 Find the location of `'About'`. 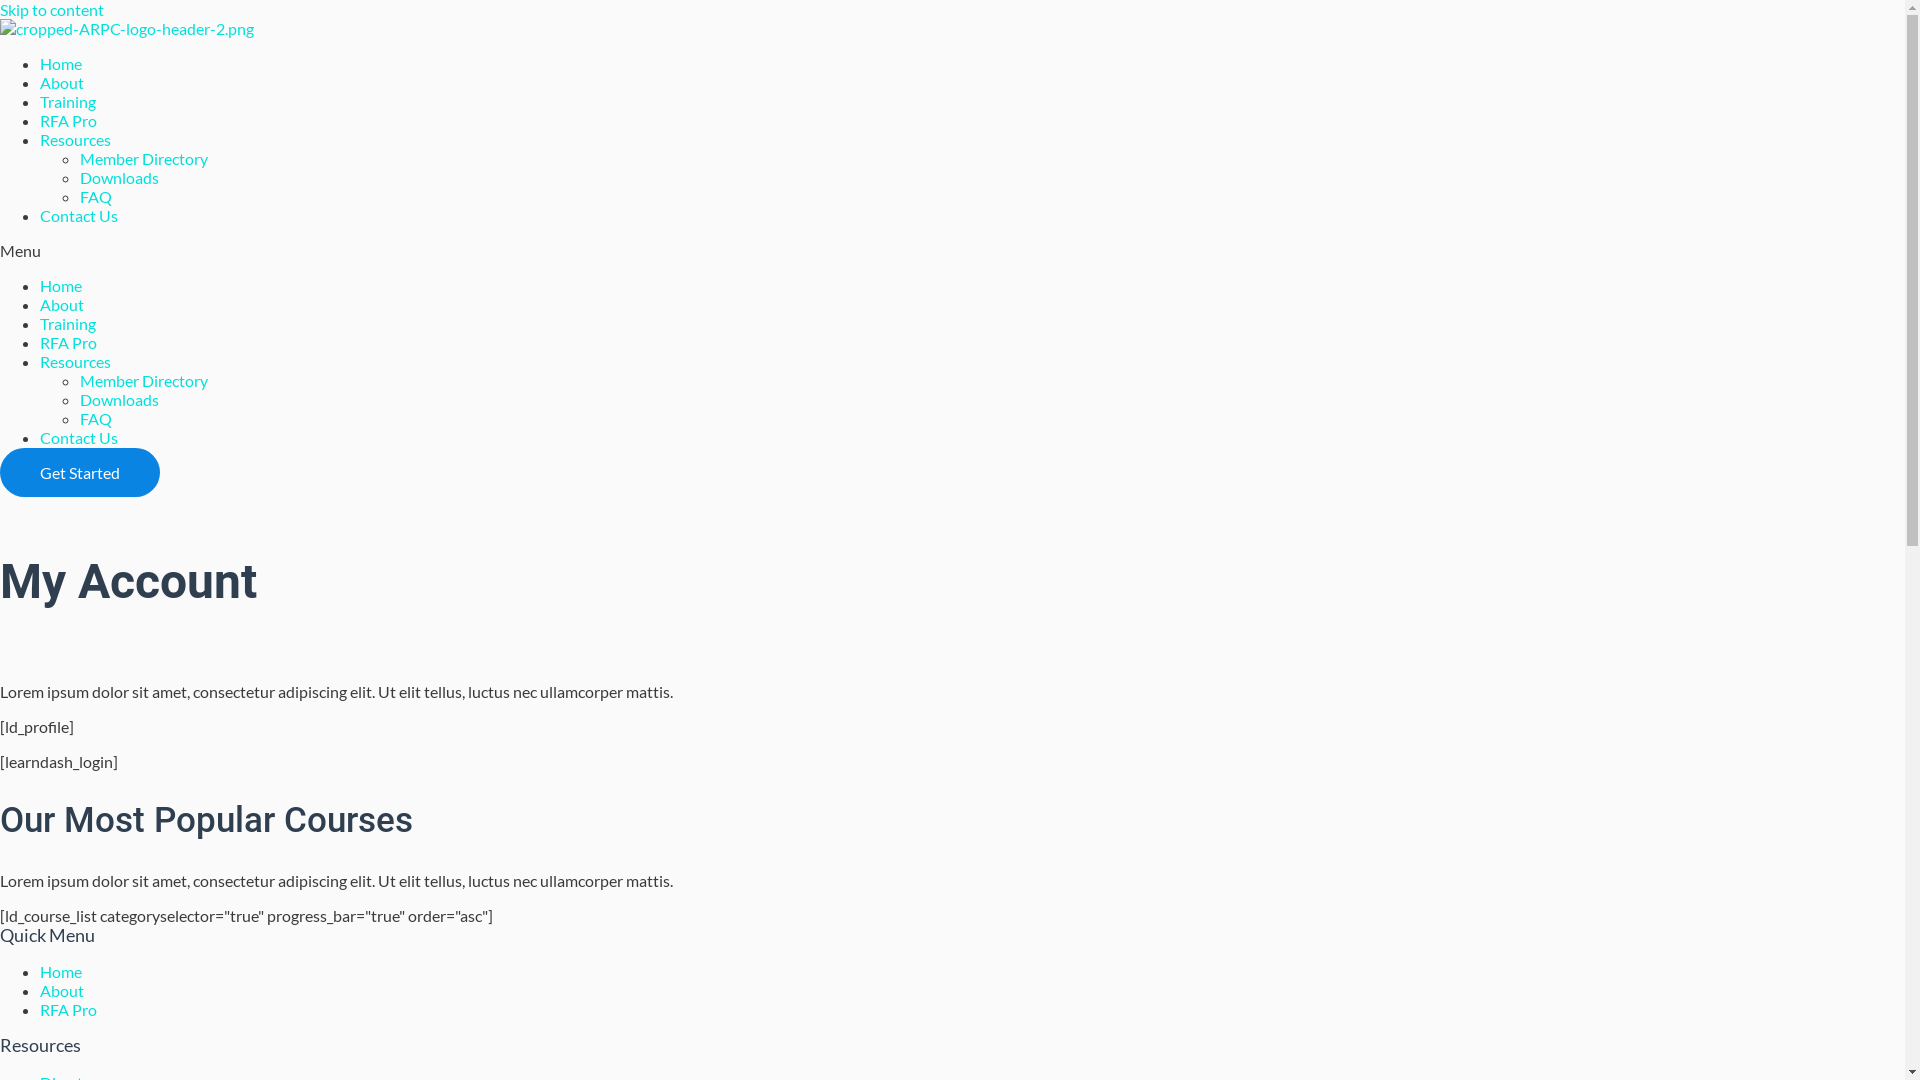

'About' is located at coordinates (62, 81).